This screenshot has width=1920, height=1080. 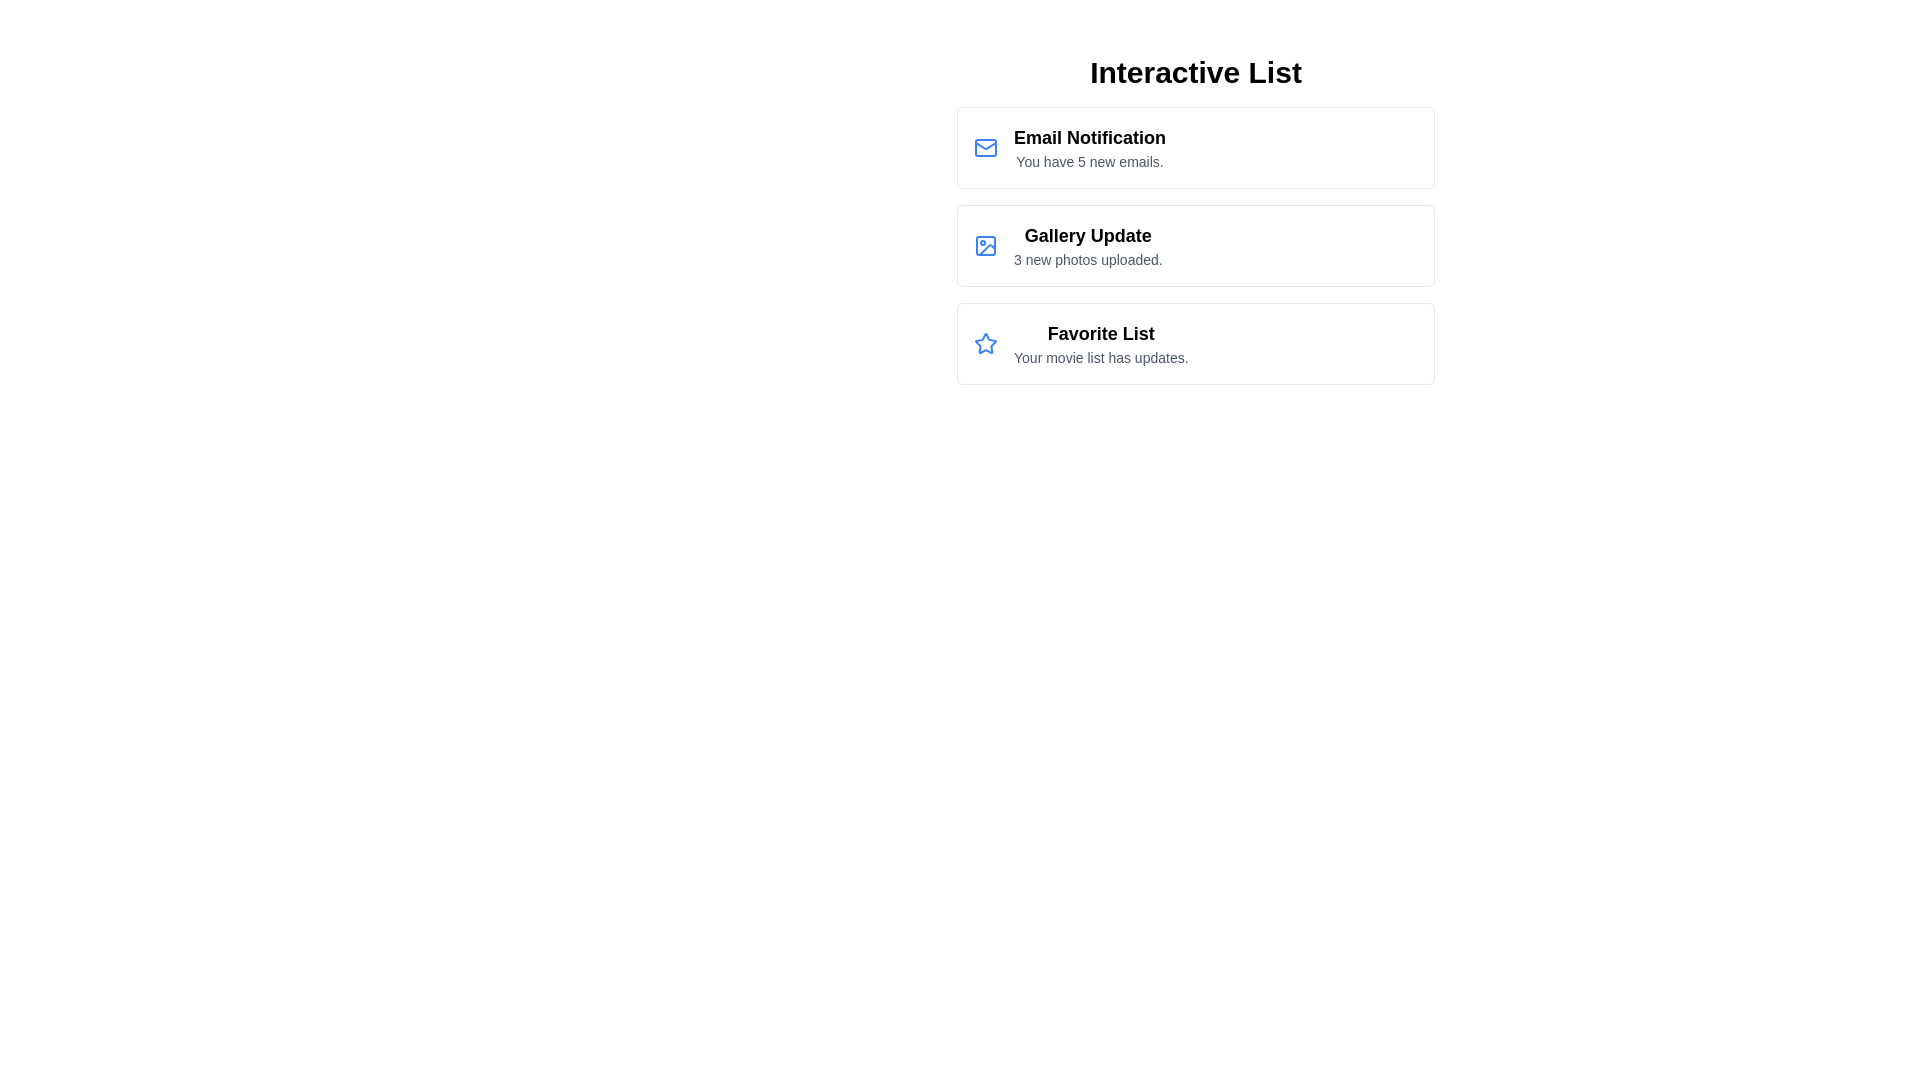 I want to click on the list item Favorite List to view its hover effect, so click(x=1195, y=342).